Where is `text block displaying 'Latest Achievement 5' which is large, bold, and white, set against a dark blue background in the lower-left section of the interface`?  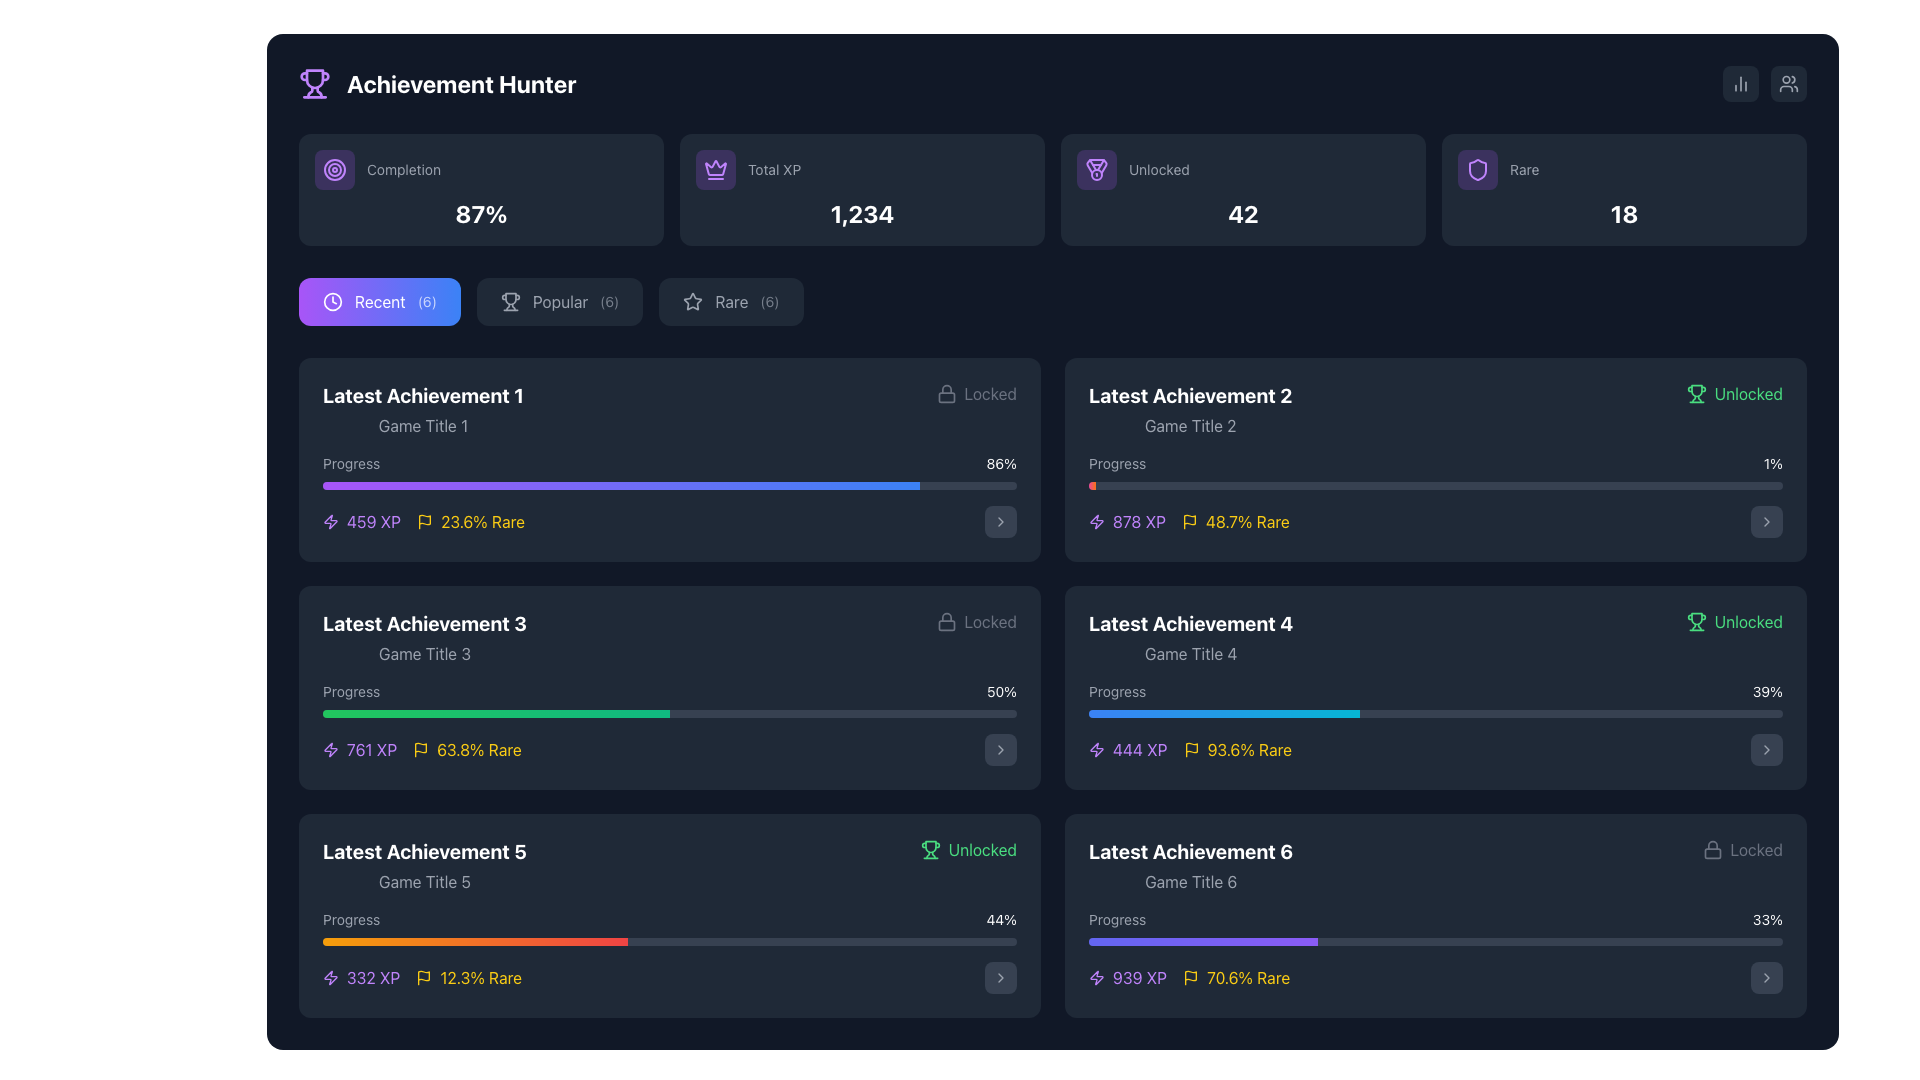 text block displaying 'Latest Achievement 5' which is large, bold, and white, set against a dark blue background in the lower-left section of the interface is located at coordinates (423, 852).